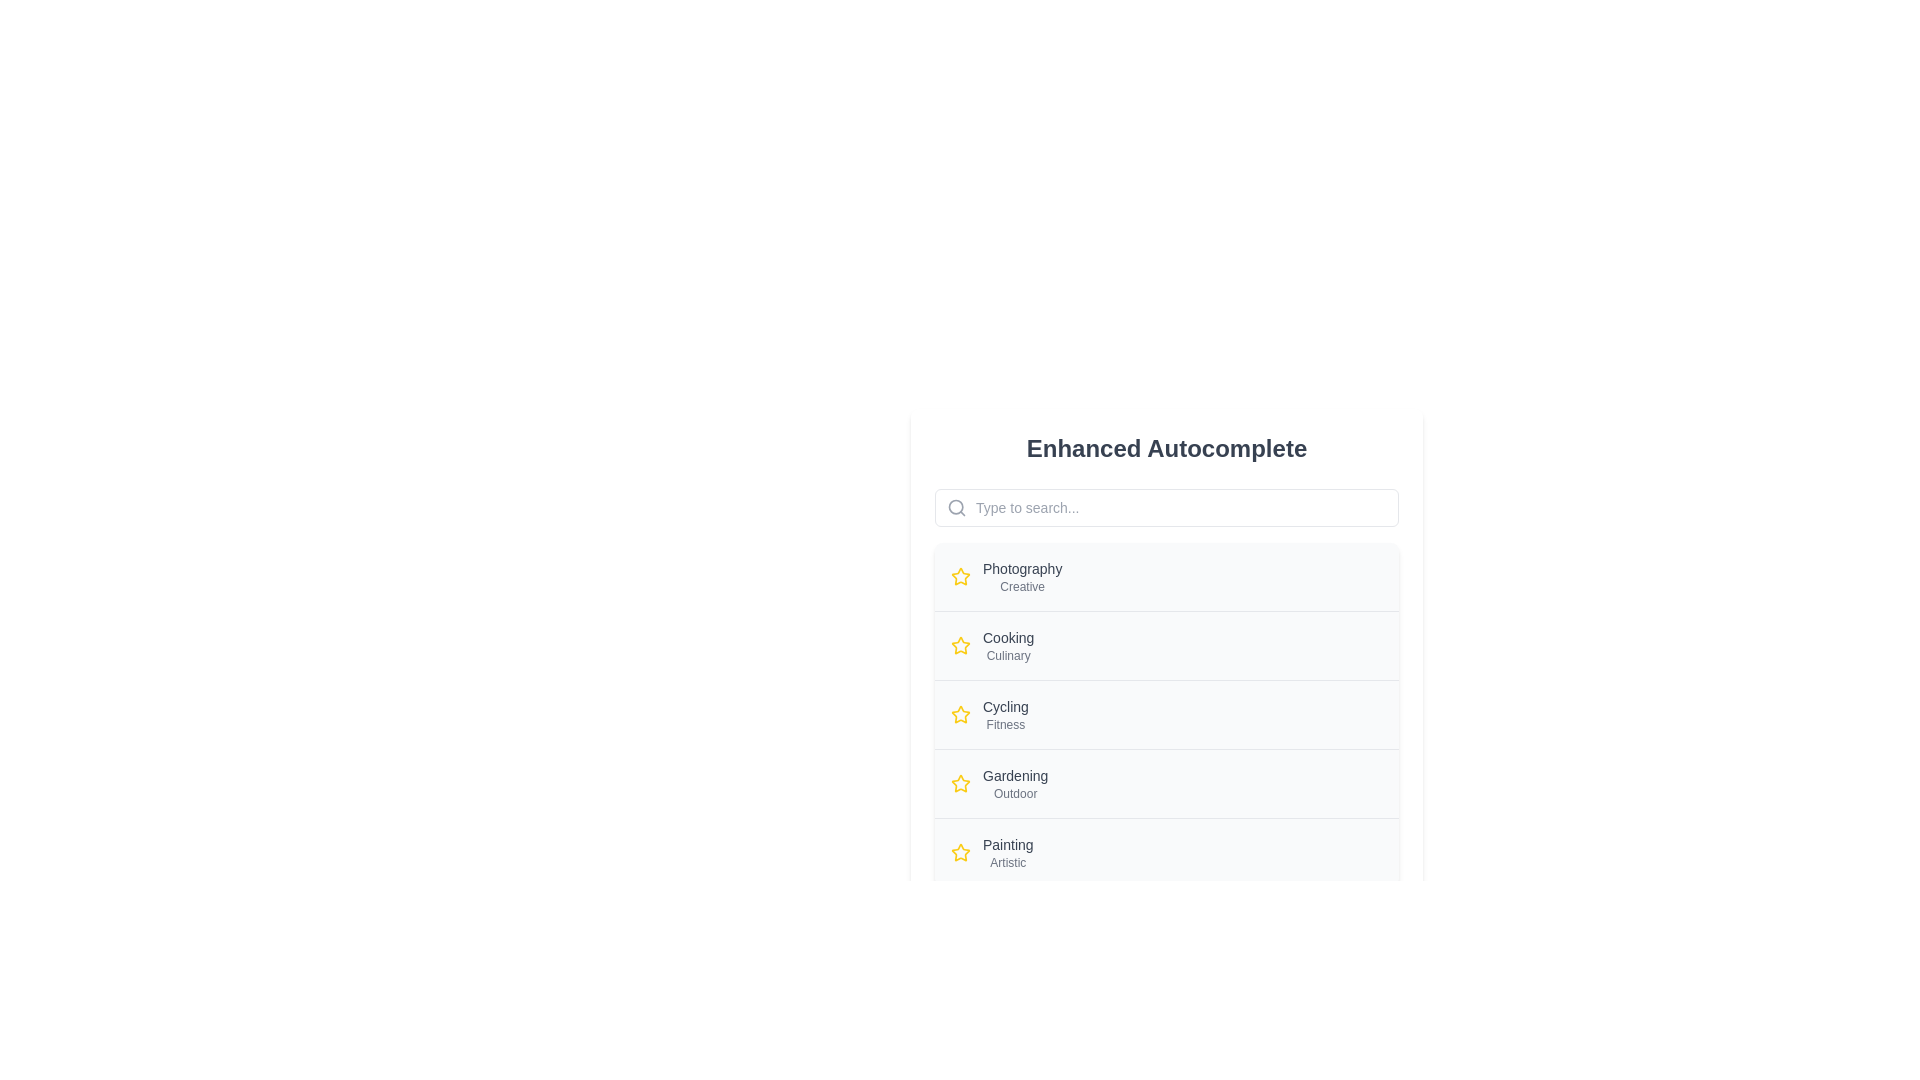 This screenshot has width=1920, height=1080. What do you see at coordinates (1022, 585) in the screenshot?
I see `the static text element that provides additional descriptive information about 'Photography', positioned below the main heading 'Photography'` at bounding box center [1022, 585].